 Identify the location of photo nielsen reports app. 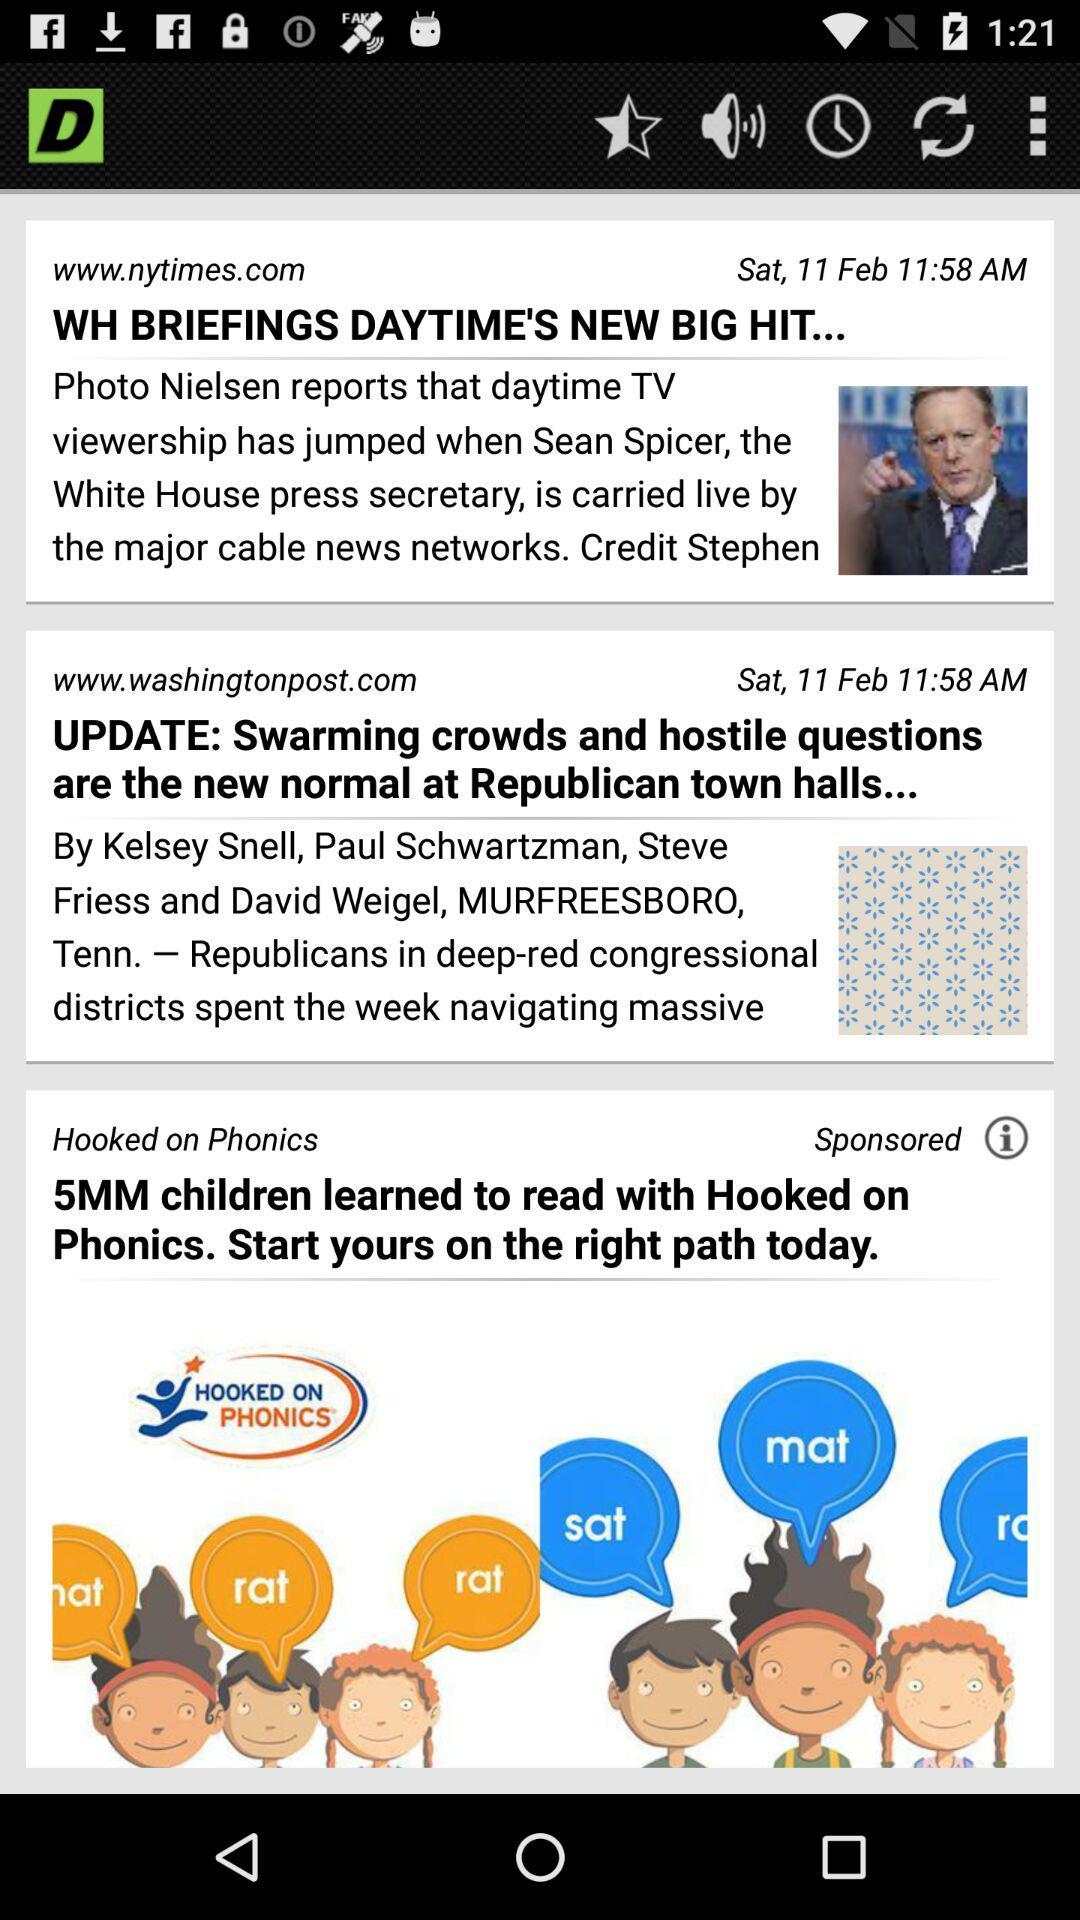
(437, 468).